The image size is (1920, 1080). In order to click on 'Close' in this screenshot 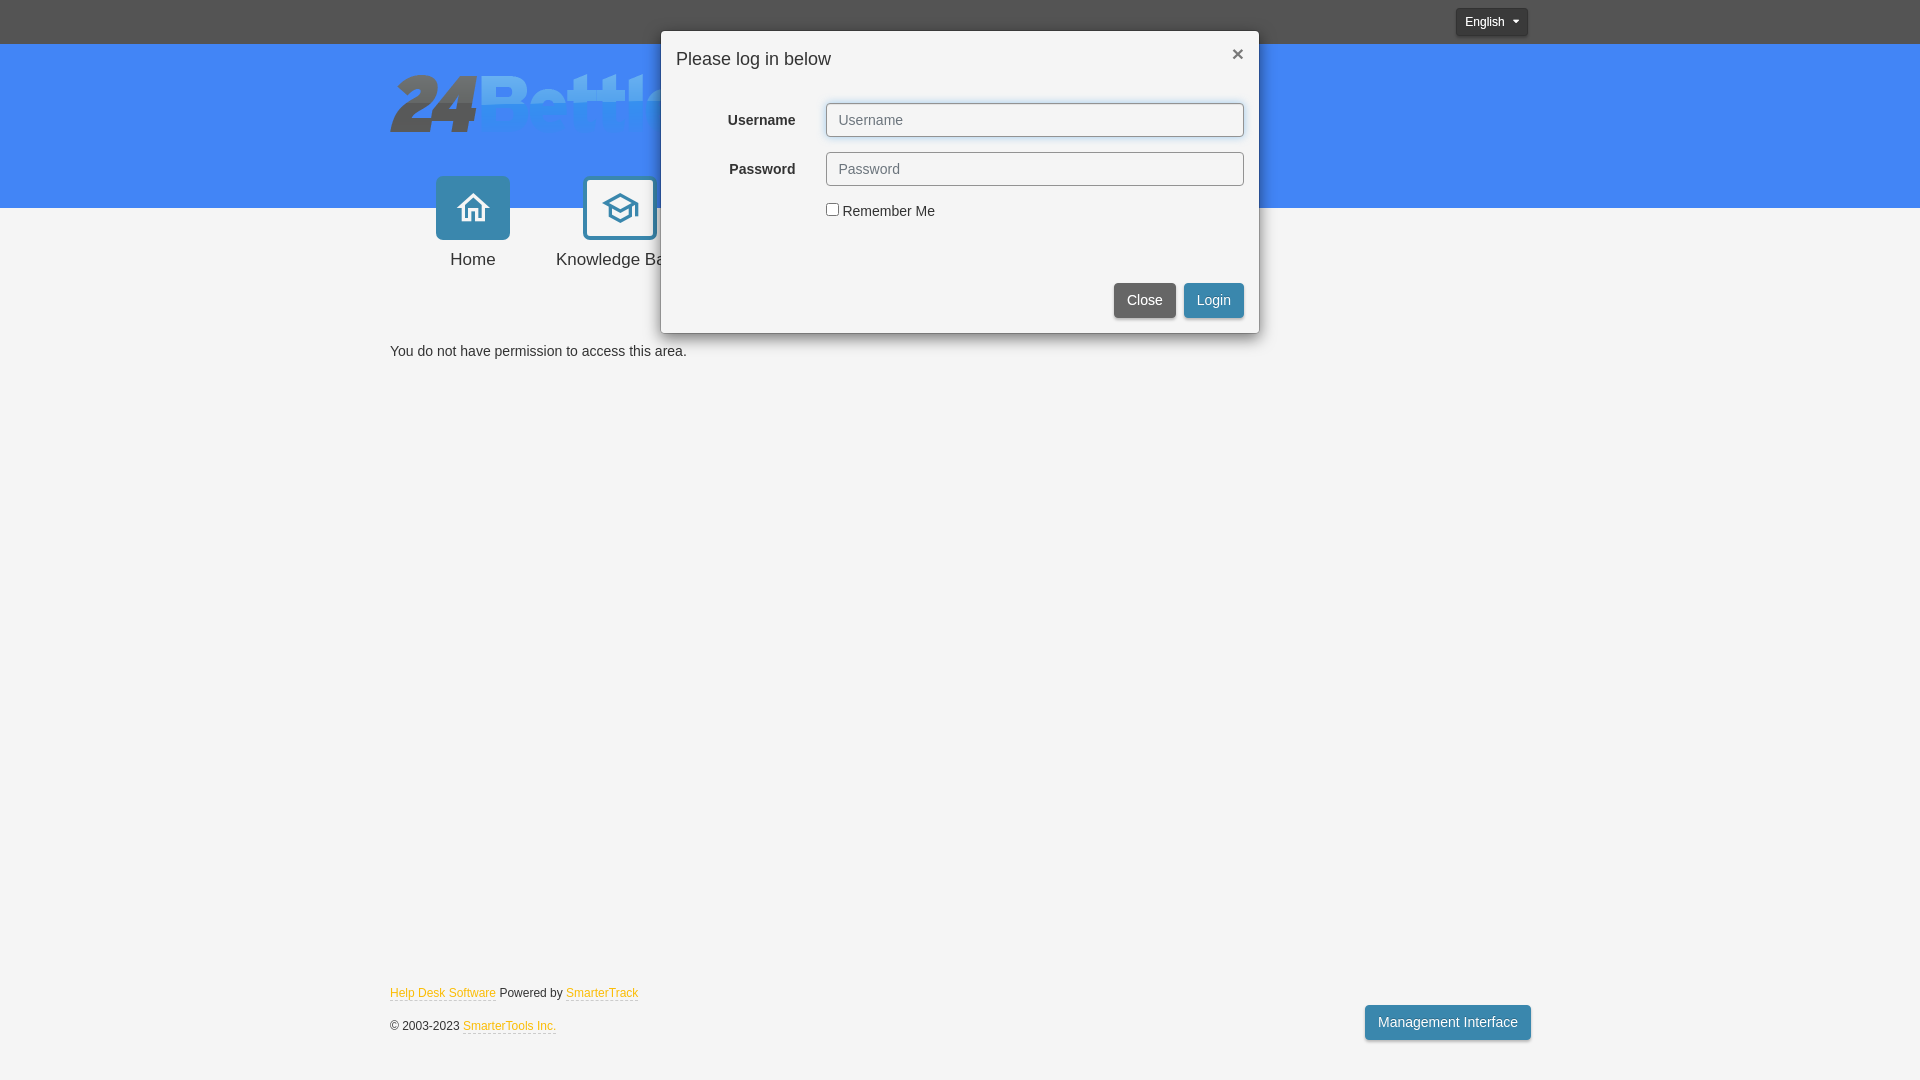, I will do `click(1145, 300)`.